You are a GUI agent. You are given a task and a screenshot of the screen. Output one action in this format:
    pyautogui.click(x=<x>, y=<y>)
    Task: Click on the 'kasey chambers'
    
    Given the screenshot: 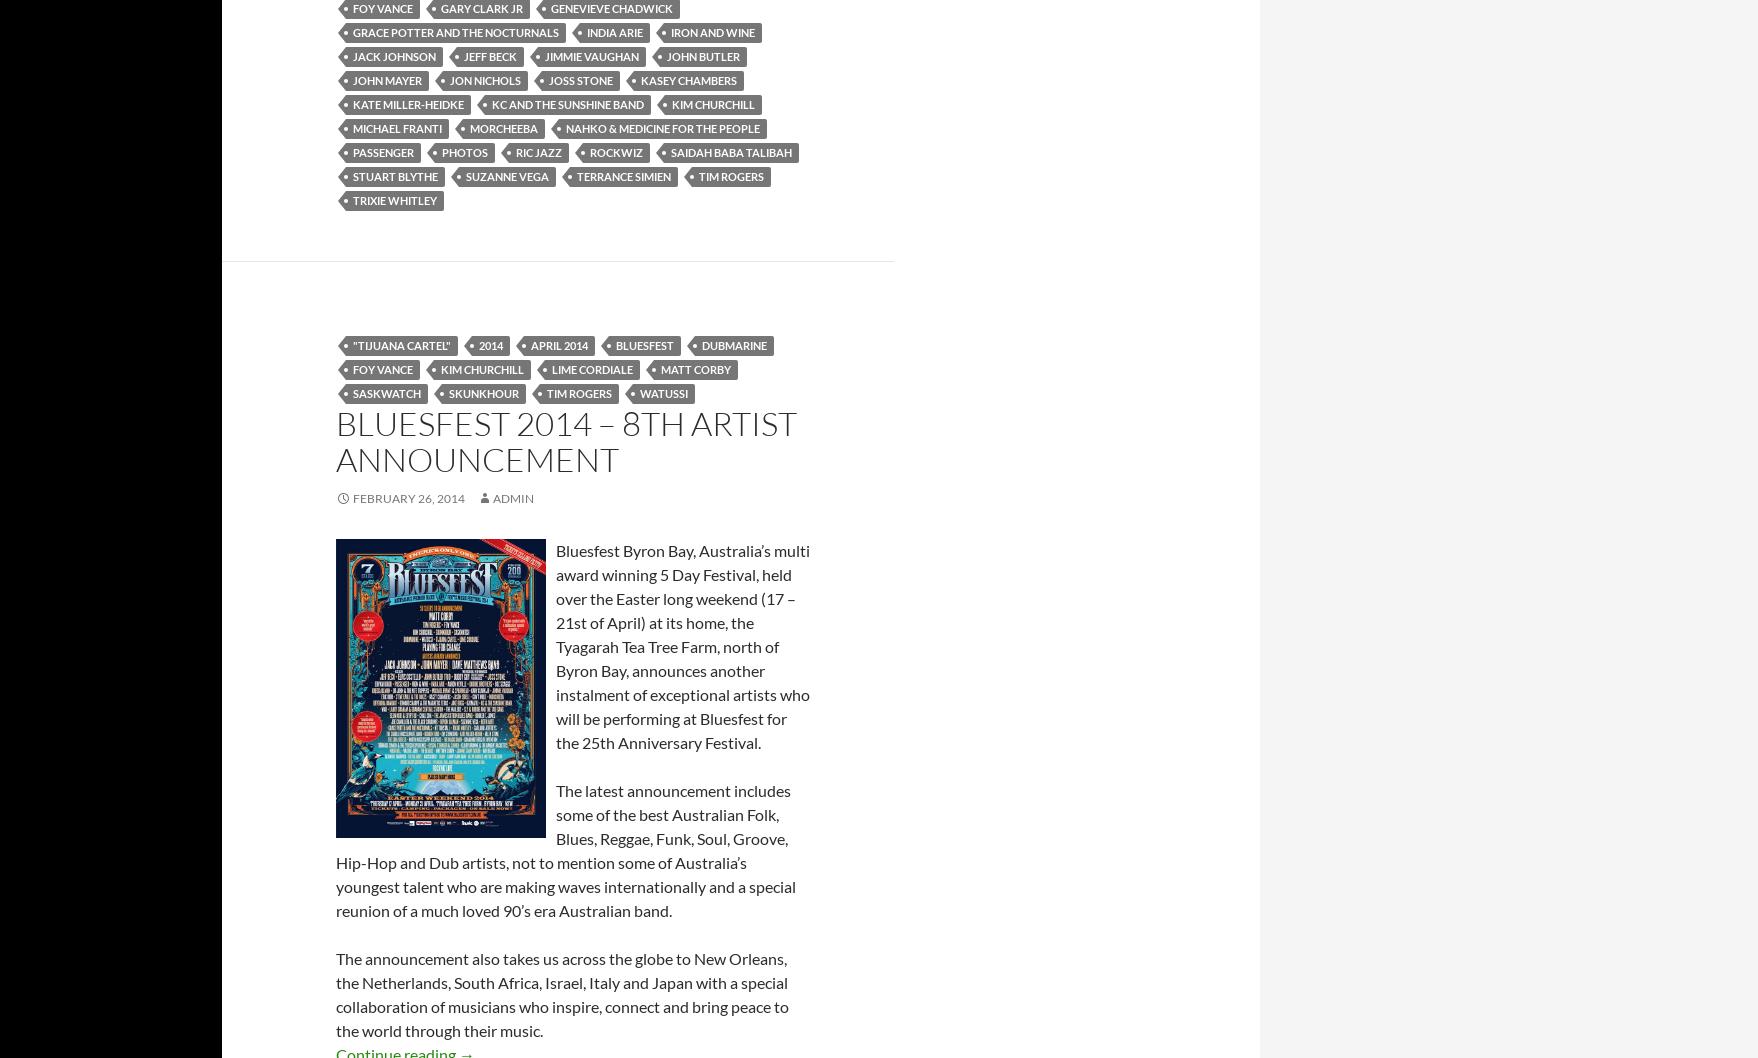 What is the action you would take?
    pyautogui.click(x=688, y=79)
    